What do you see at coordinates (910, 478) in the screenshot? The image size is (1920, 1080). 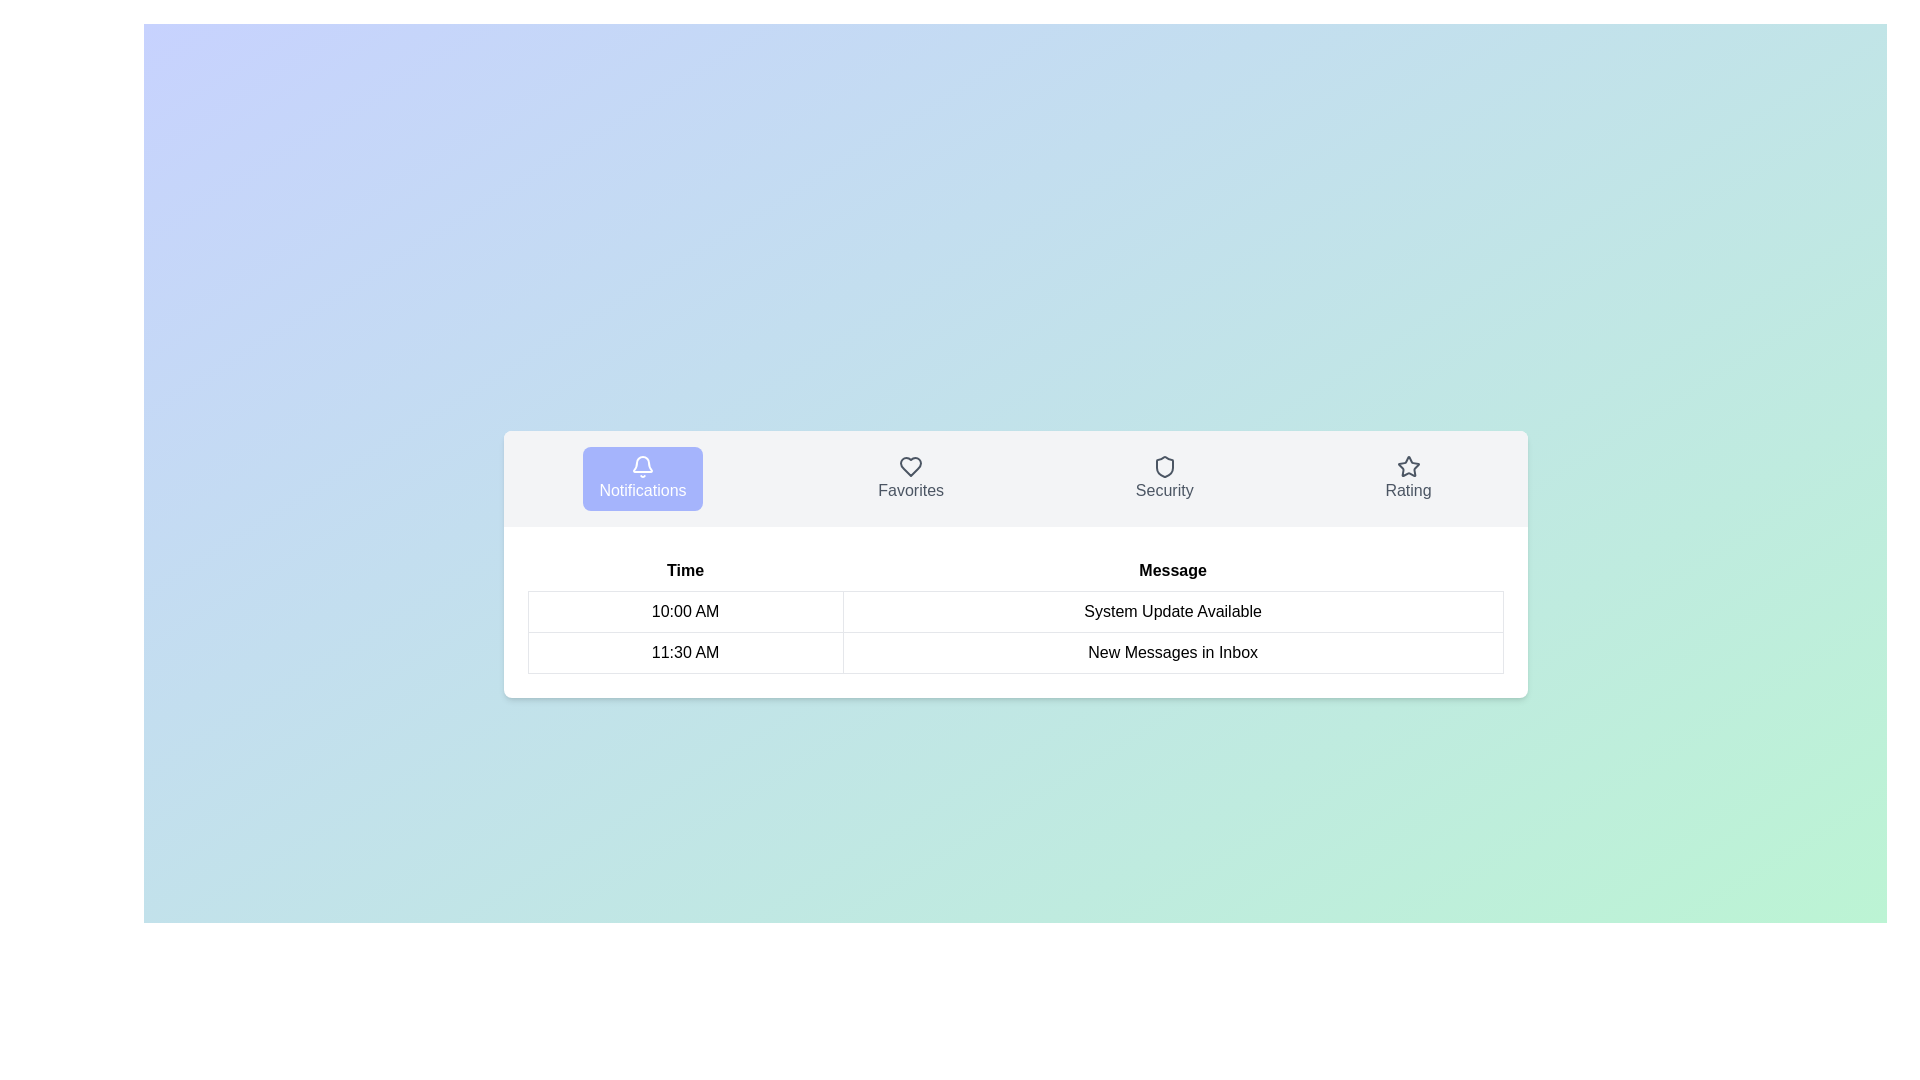 I see `the navigation button for 'Favorites' located between 'Notifications' and 'Security'` at bounding box center [910, 478].